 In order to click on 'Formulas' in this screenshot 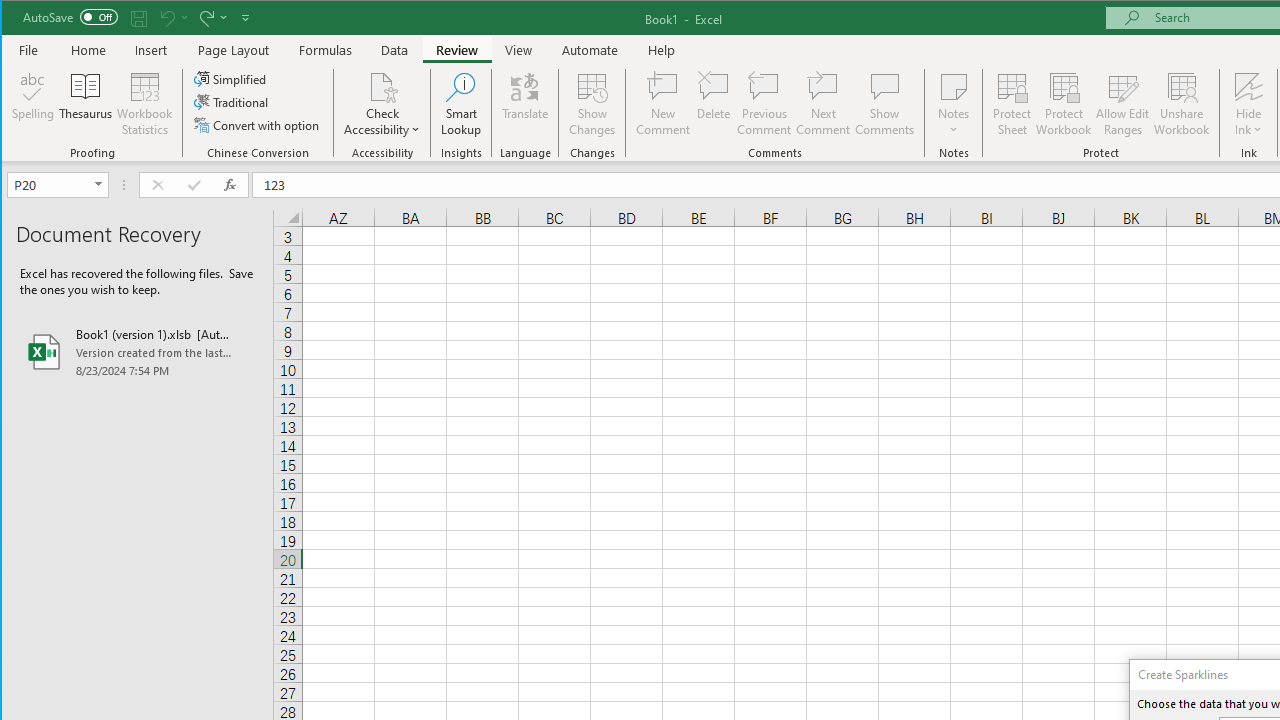, I will do `click(326, 49)`.